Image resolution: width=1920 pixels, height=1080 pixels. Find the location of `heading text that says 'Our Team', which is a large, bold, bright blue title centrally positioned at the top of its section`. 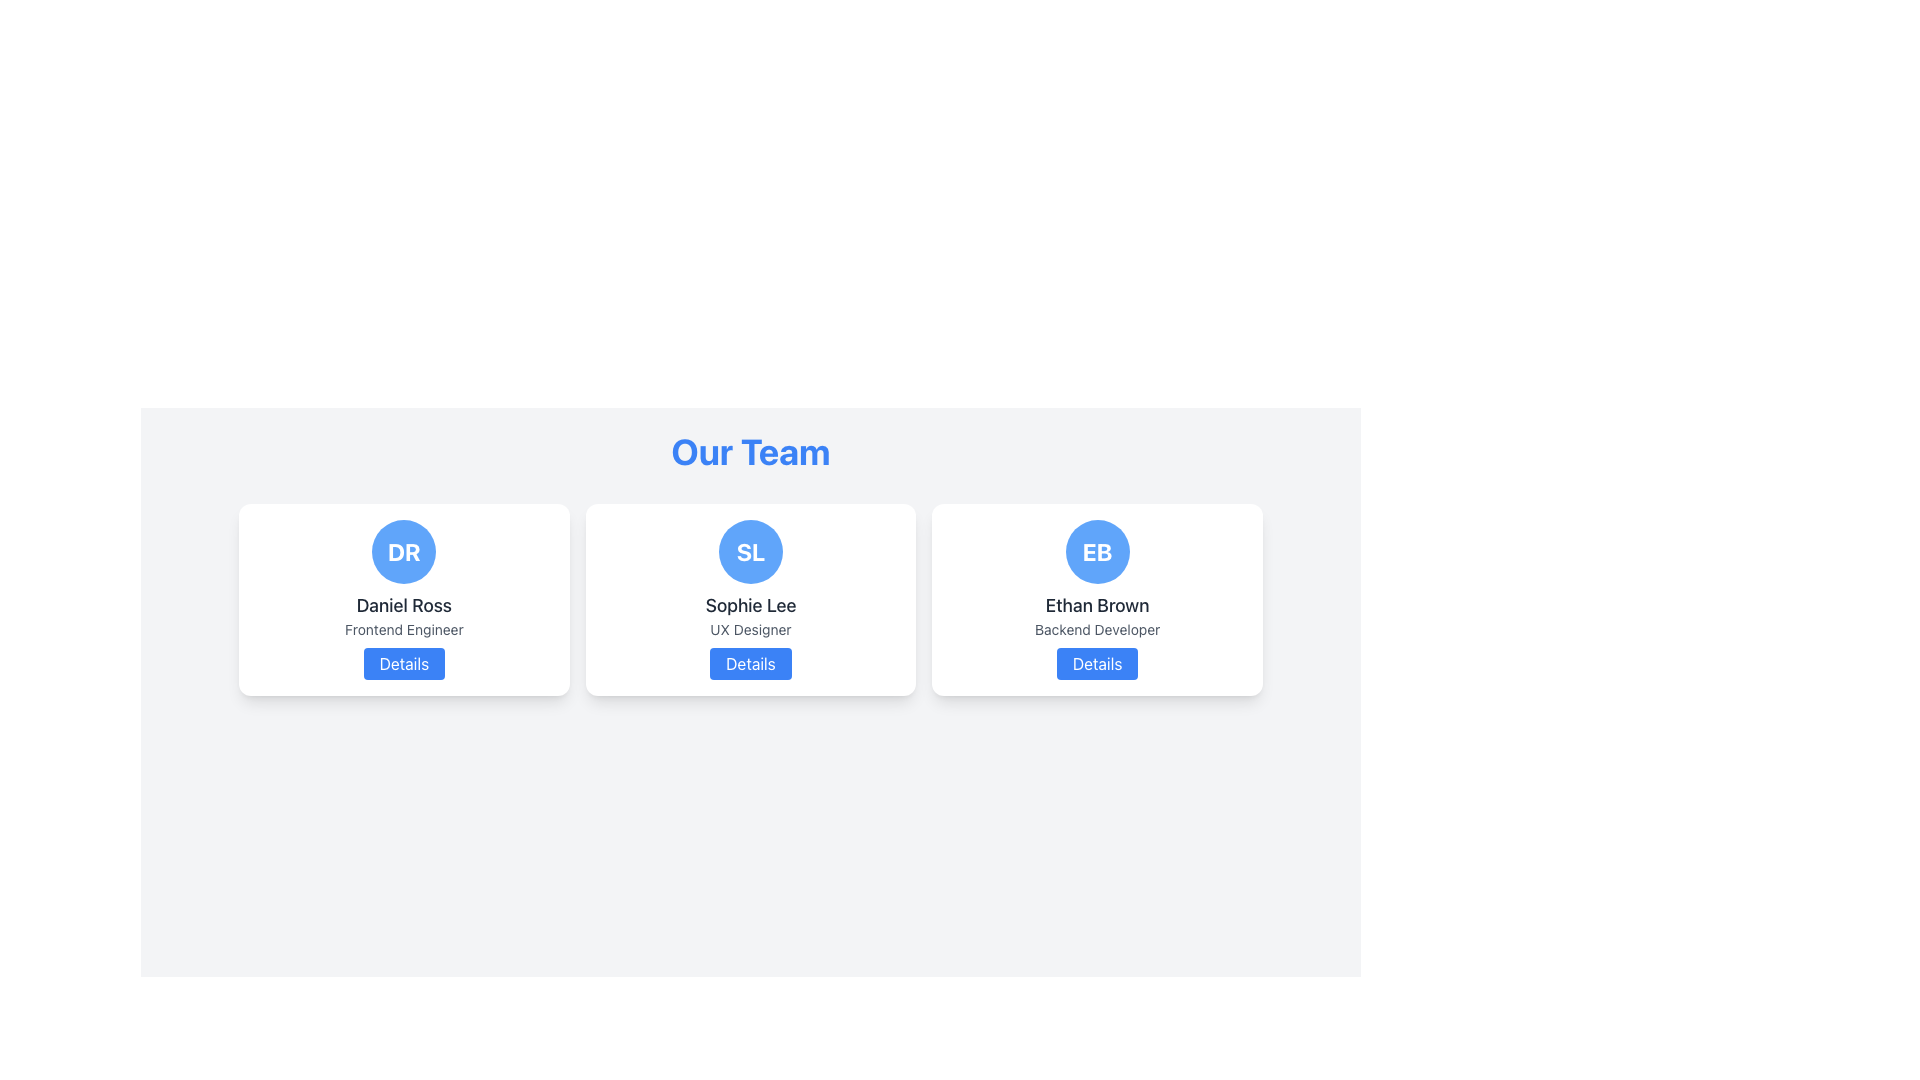

heading text that says 'Our Team', which is a large, bold, bright blue title centrally positioned at the top of its section is located at coordinates (749, 451).